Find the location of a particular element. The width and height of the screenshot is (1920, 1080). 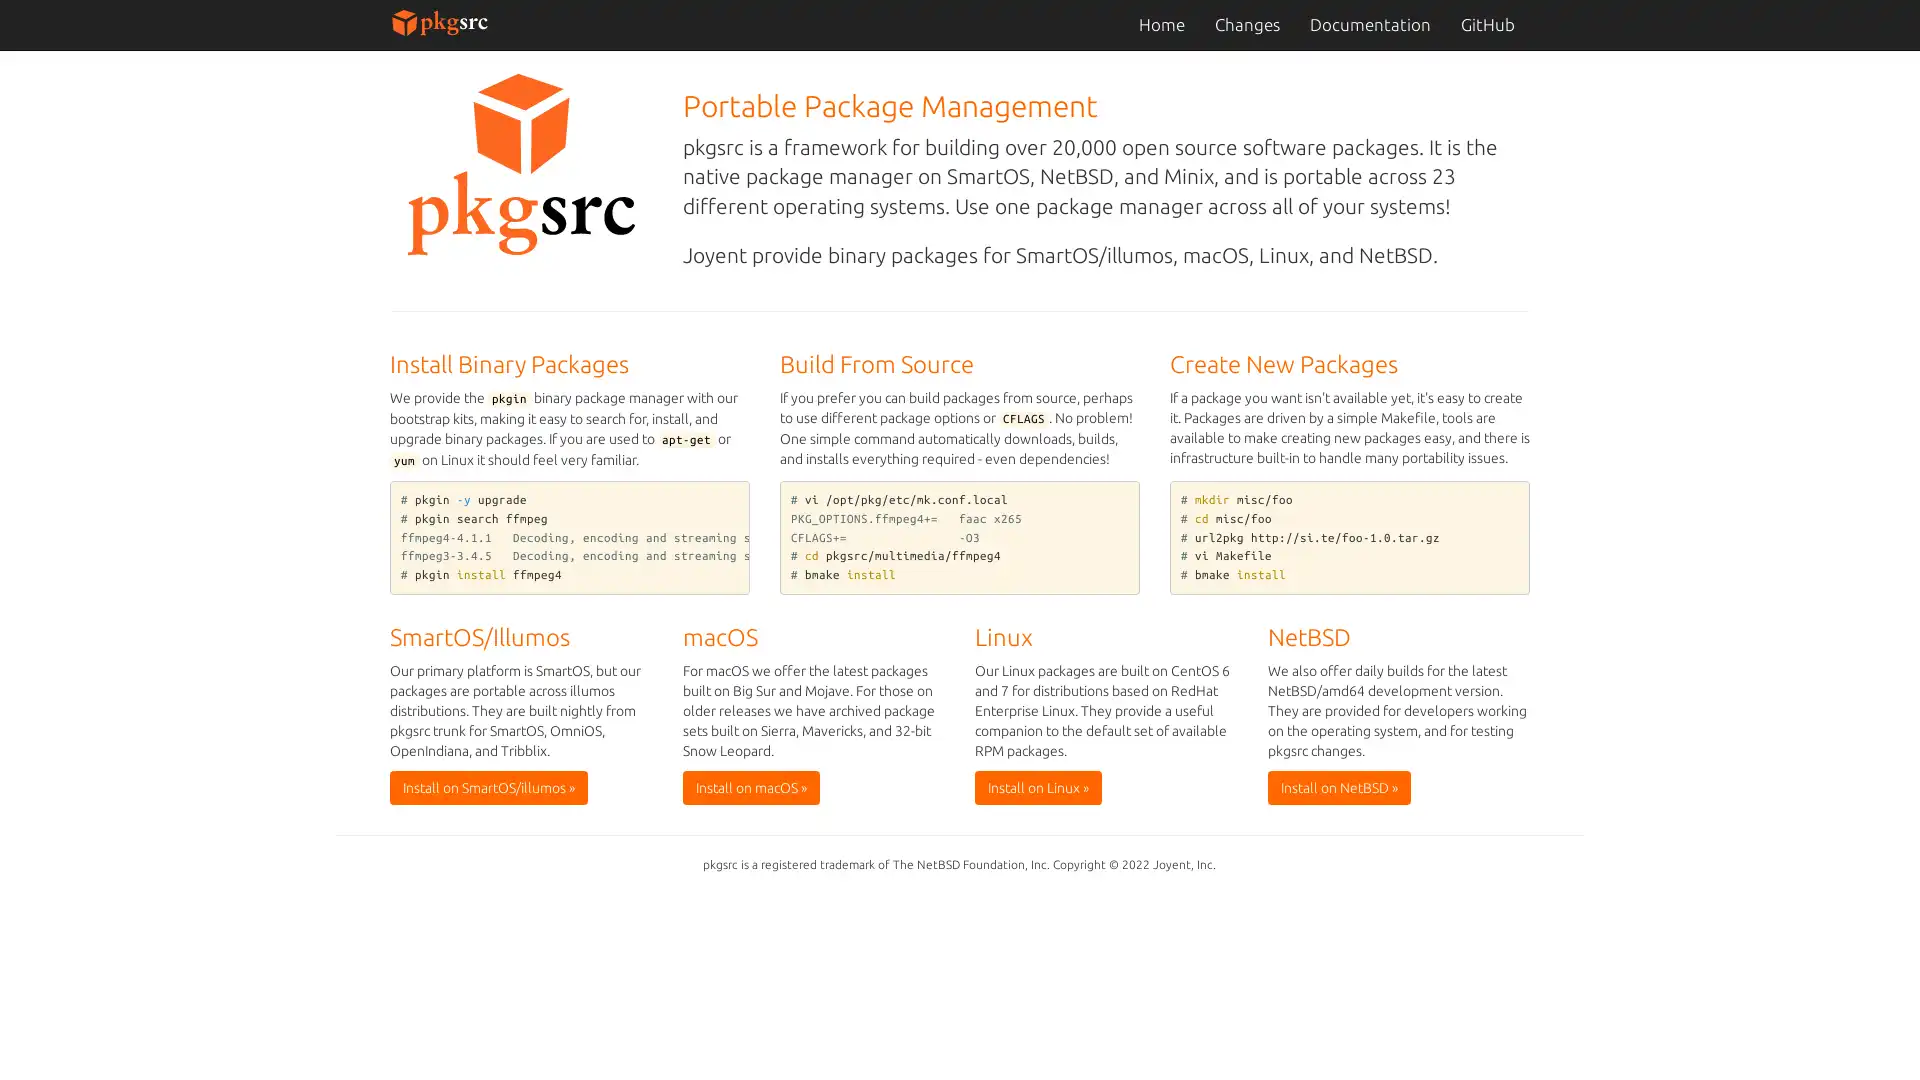

Install on NetBSD is located at coordinates (1338, 786).